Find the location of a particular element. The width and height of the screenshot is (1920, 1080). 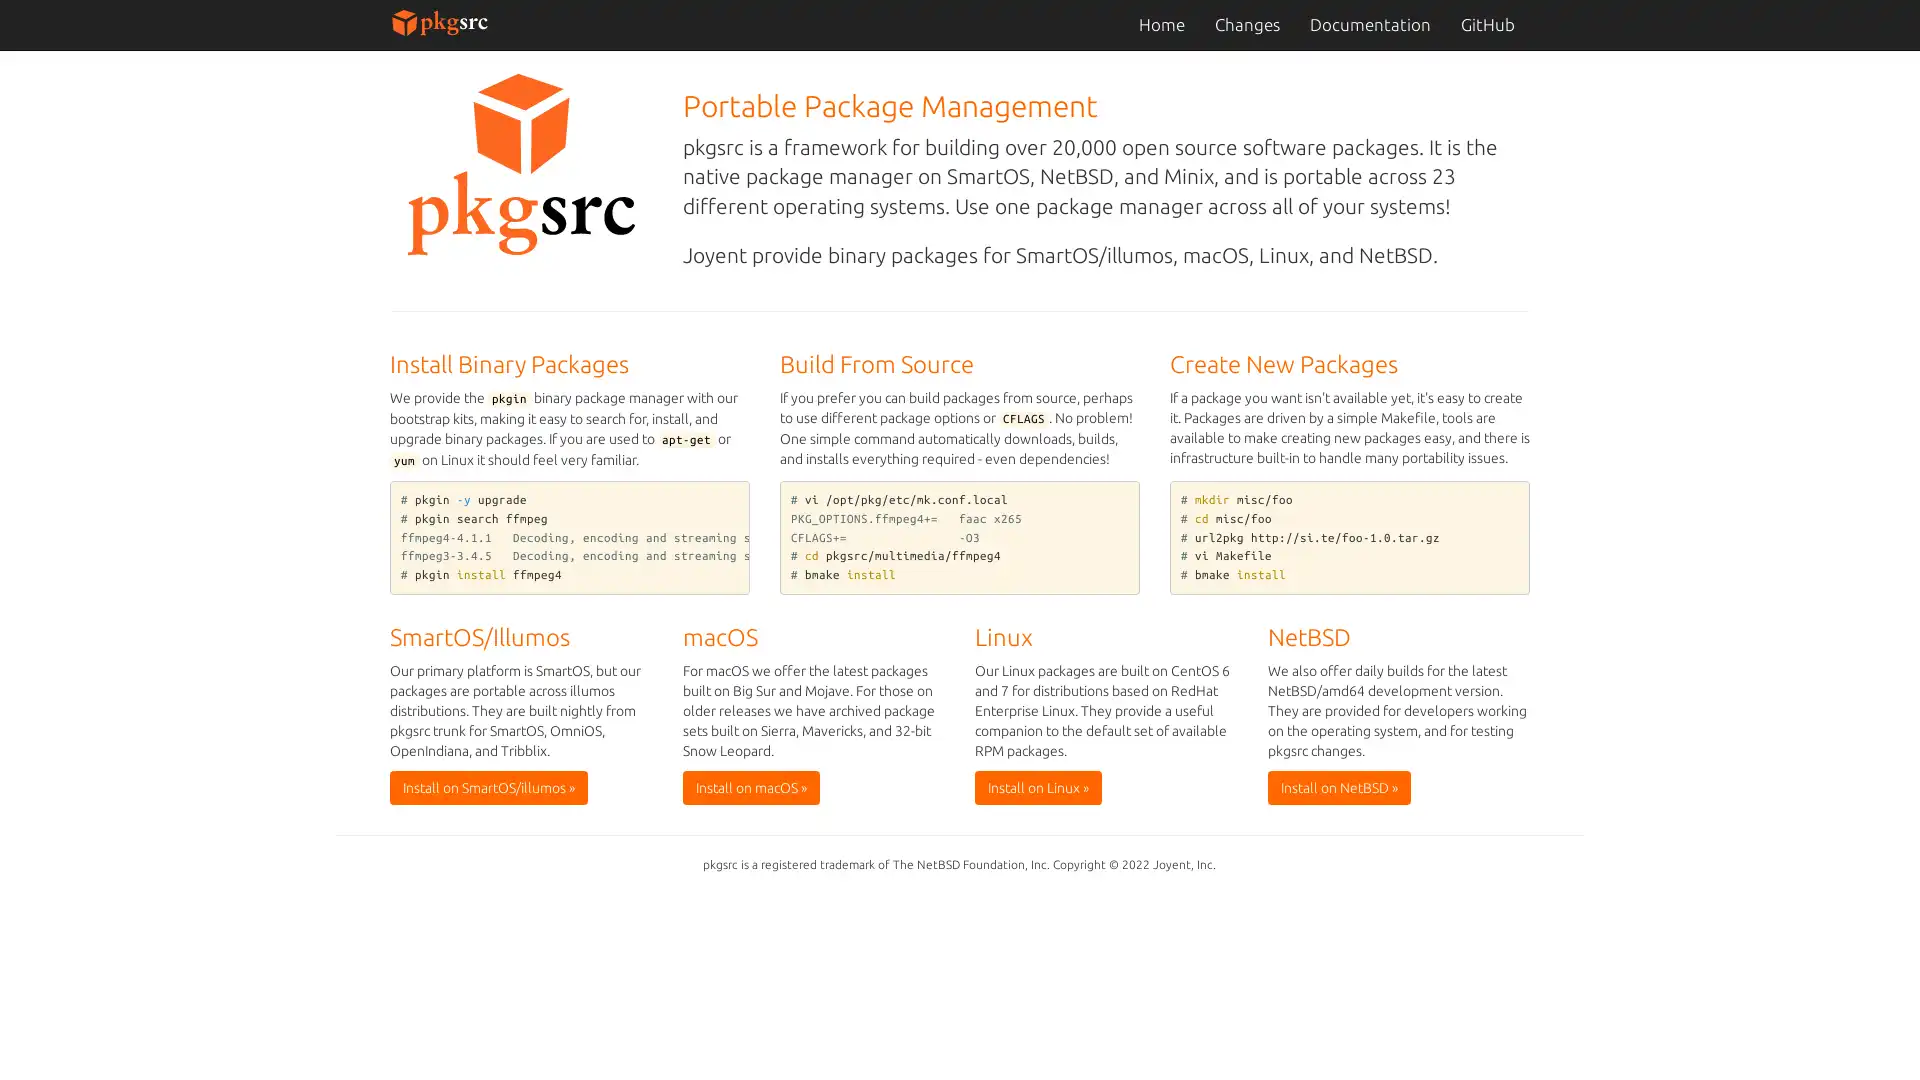

Install on NetBSD is located at coordinates (1338, 786).